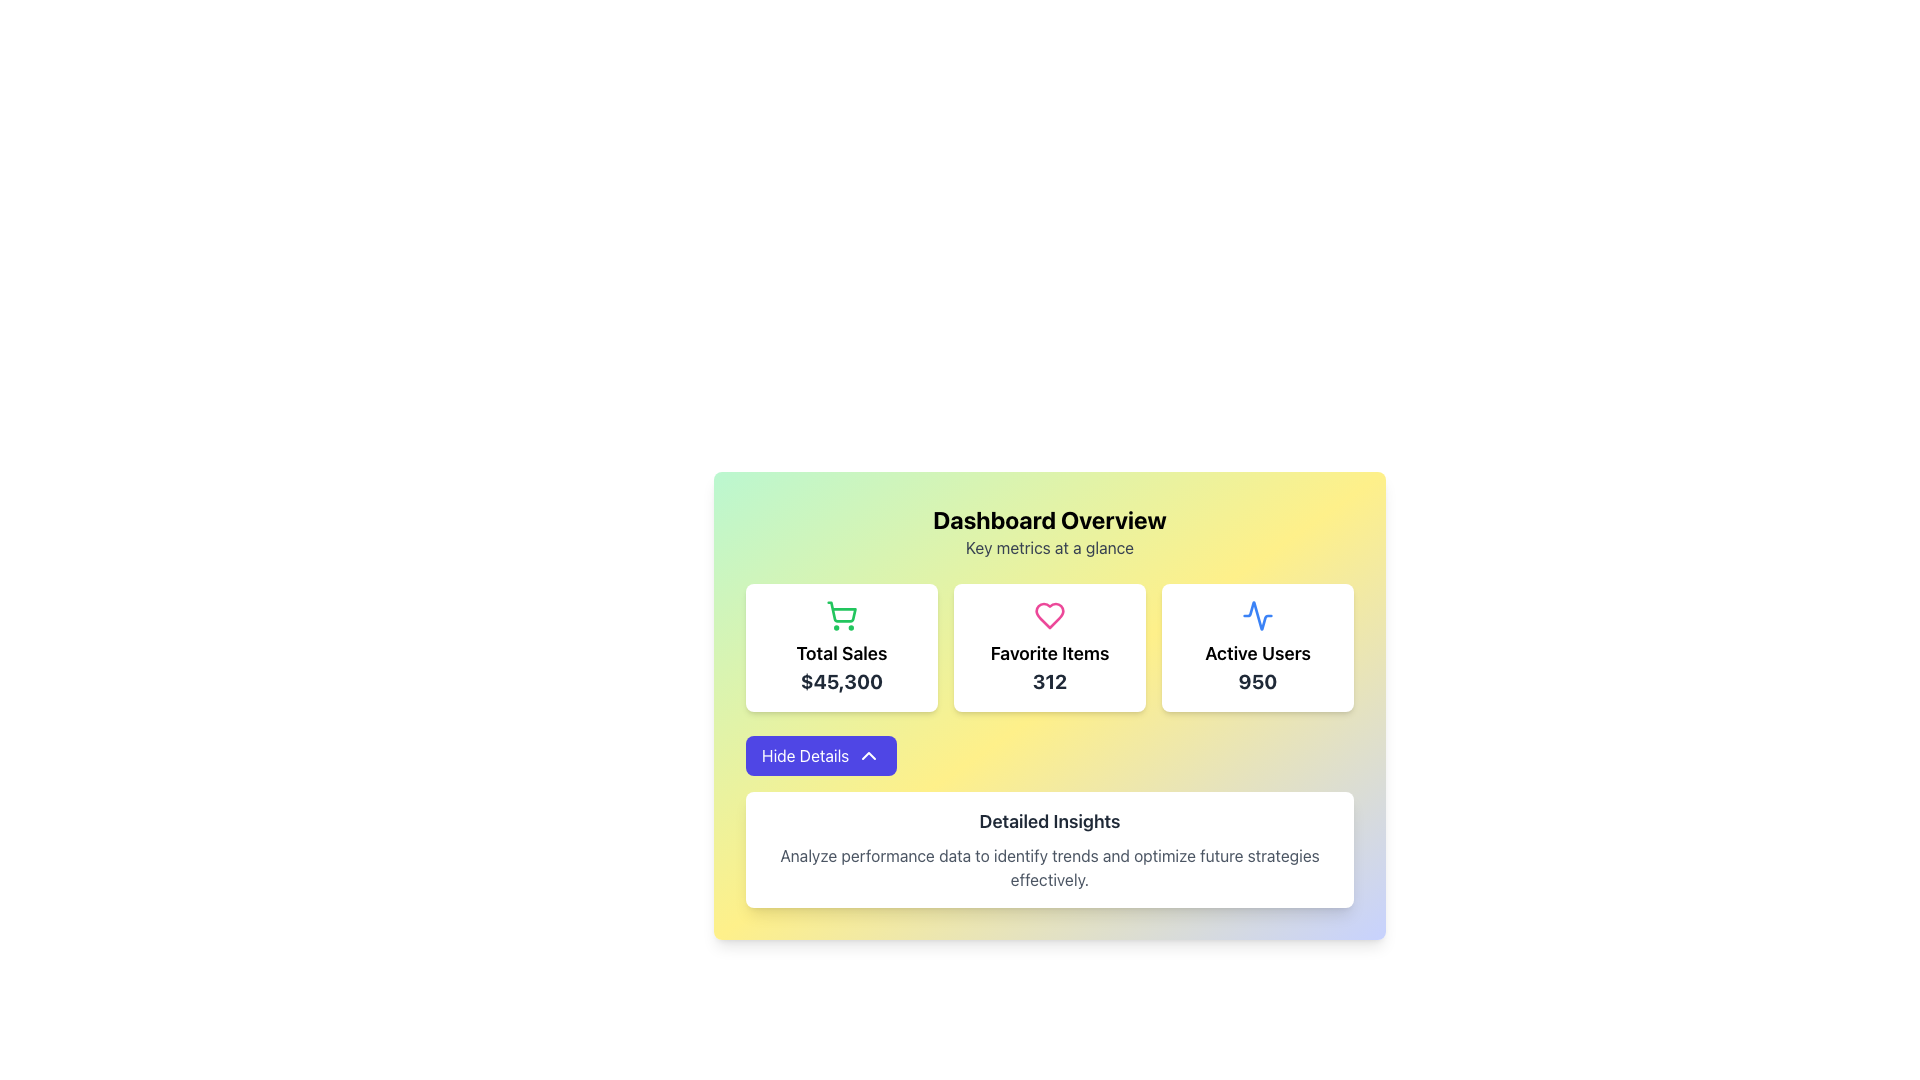 The height and width of the screenshot is (1080, 1920). Describe the element at coordinates (1256, 681) in the screenshot. I see `the Text Display element showing the number '950', which is styled in dark gray and located within a white card box labeled 'Active Users'` at that location.